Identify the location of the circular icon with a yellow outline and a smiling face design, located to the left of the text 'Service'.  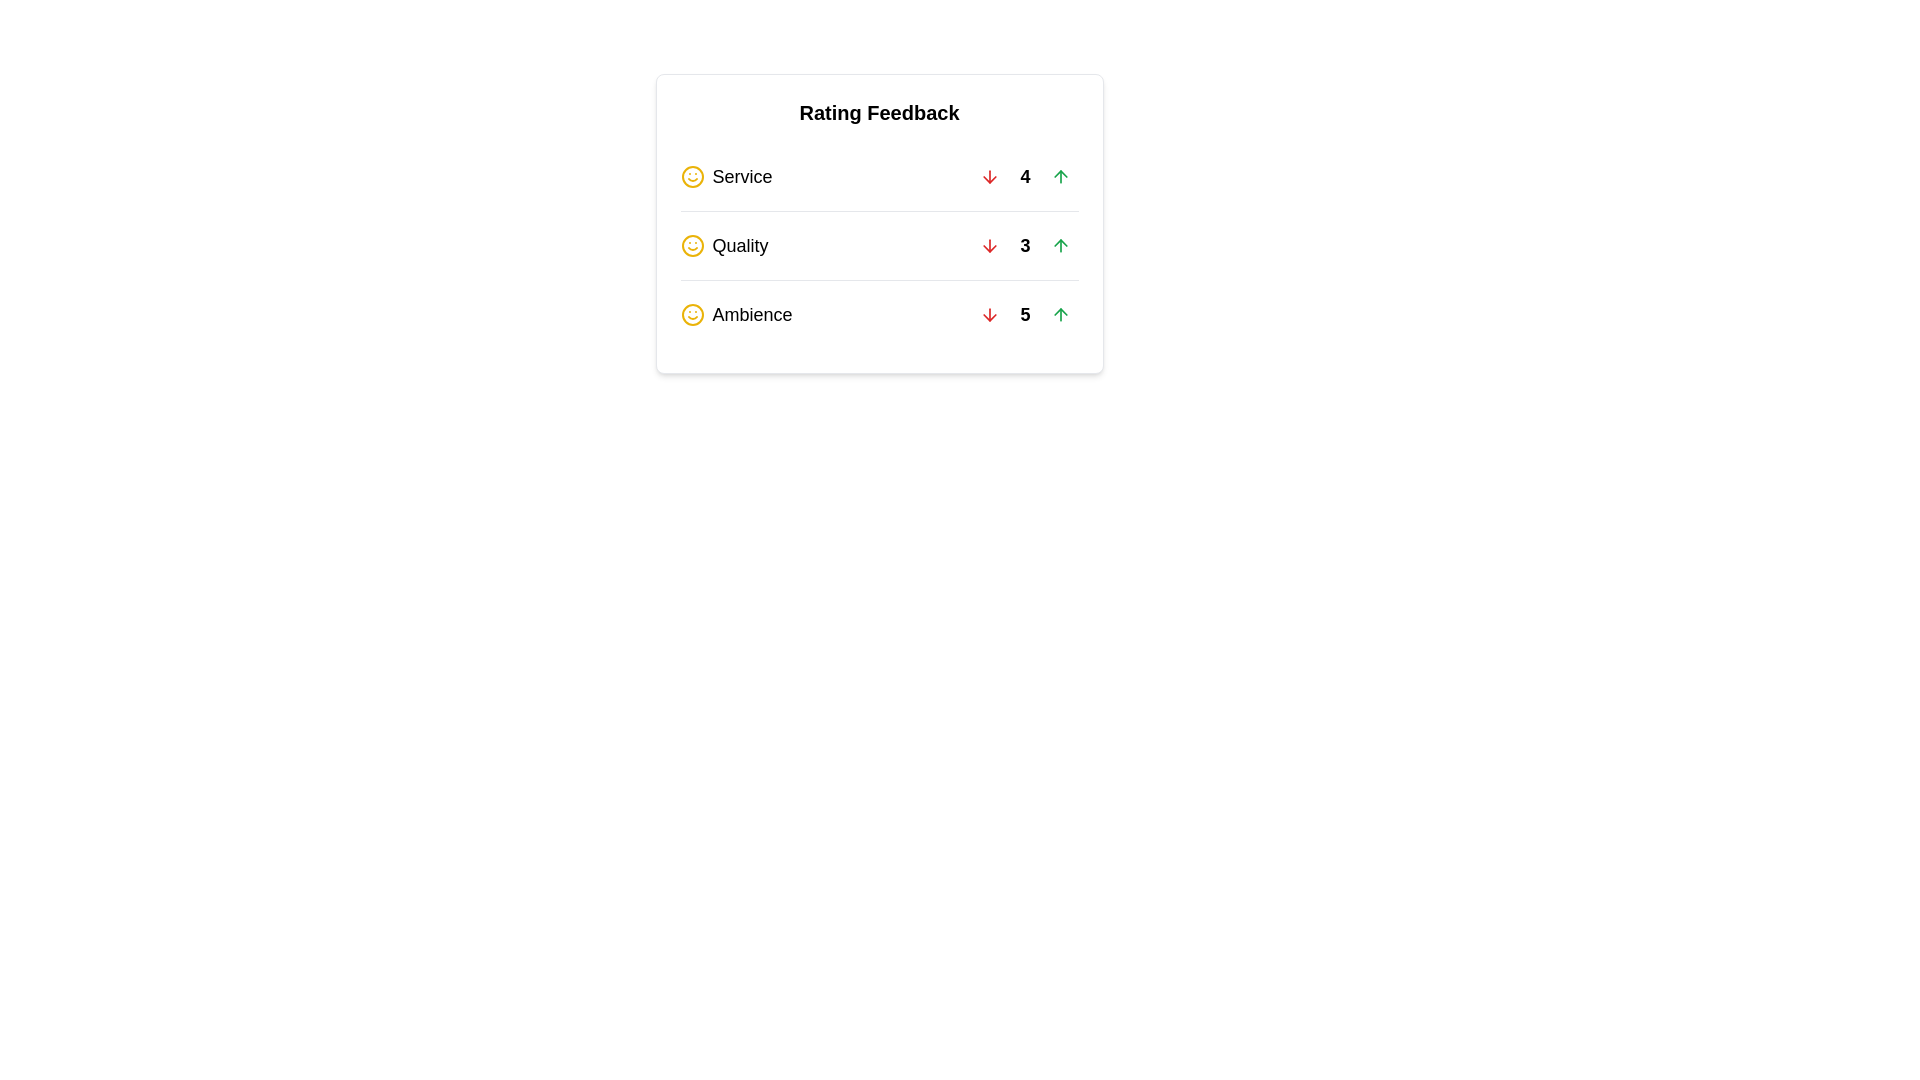
(692, 176).